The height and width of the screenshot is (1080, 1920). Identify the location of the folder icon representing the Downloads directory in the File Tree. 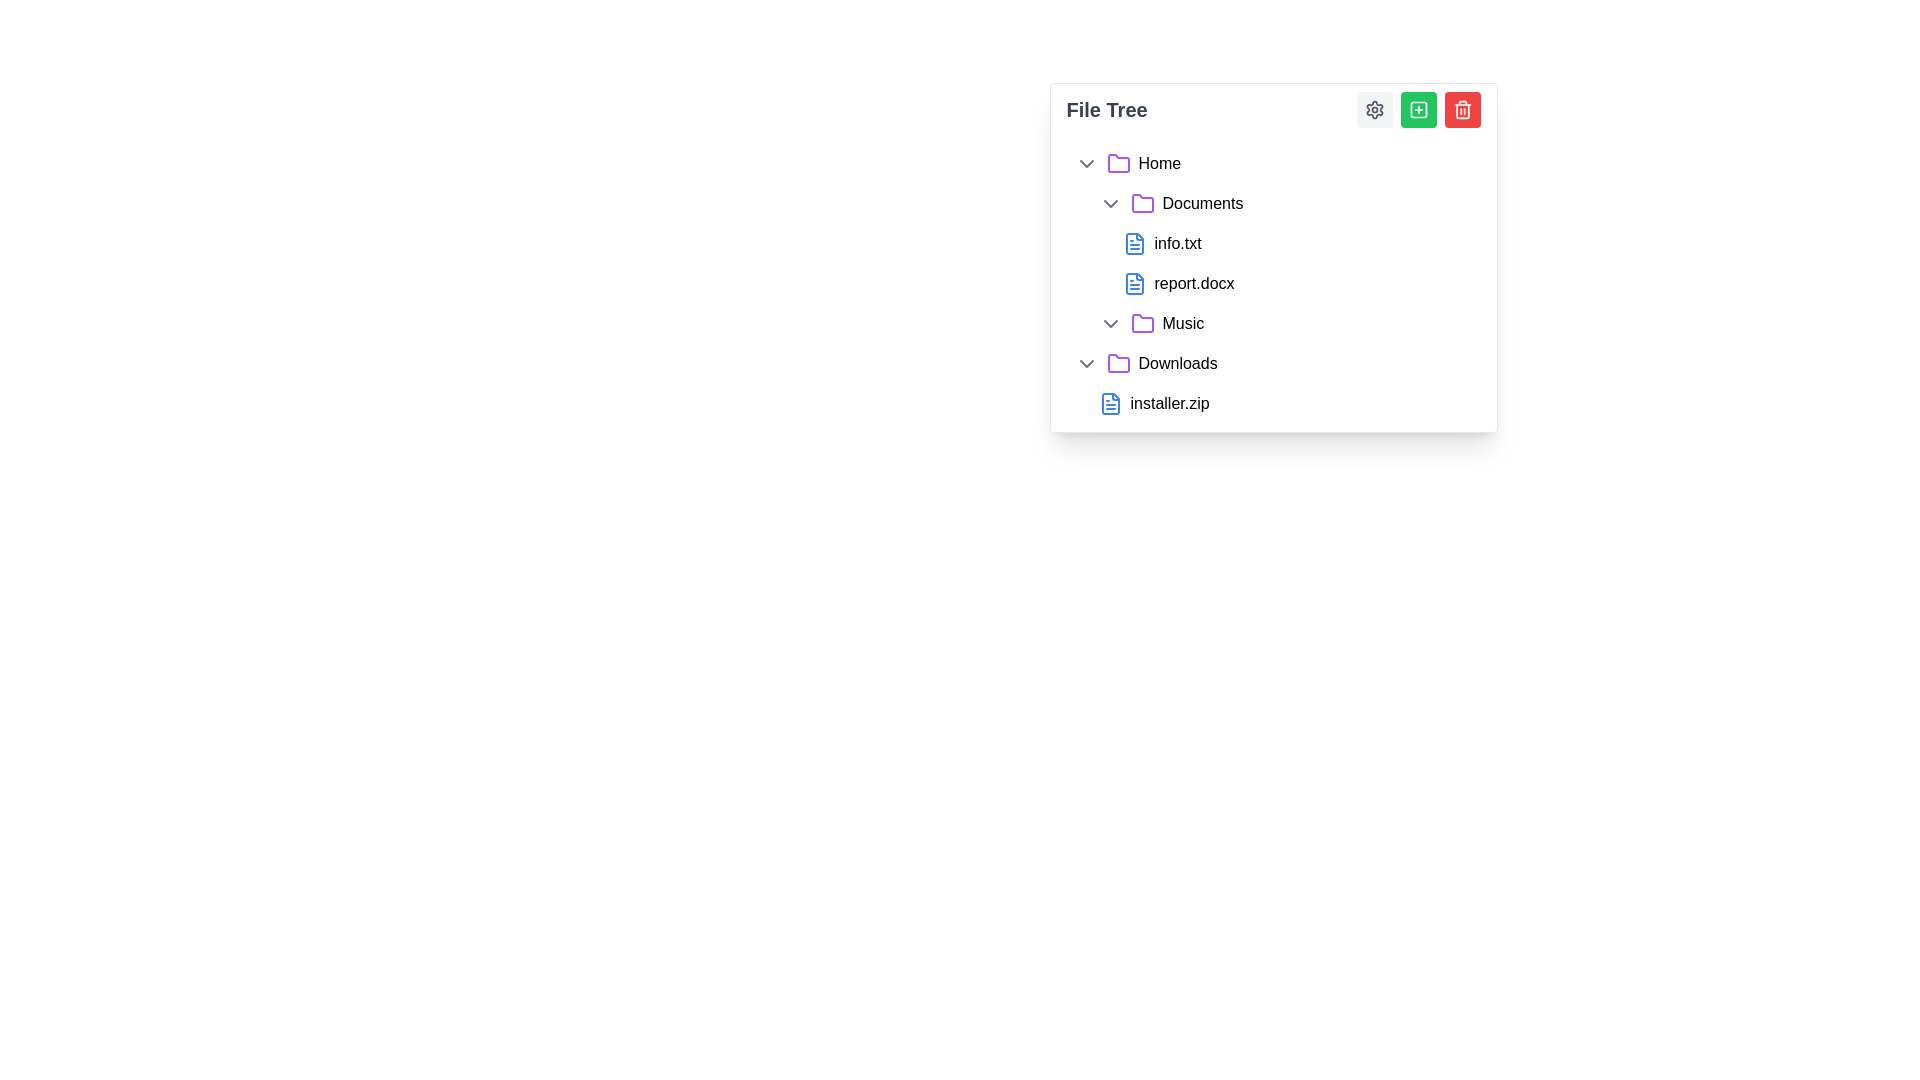
(1117, 363).